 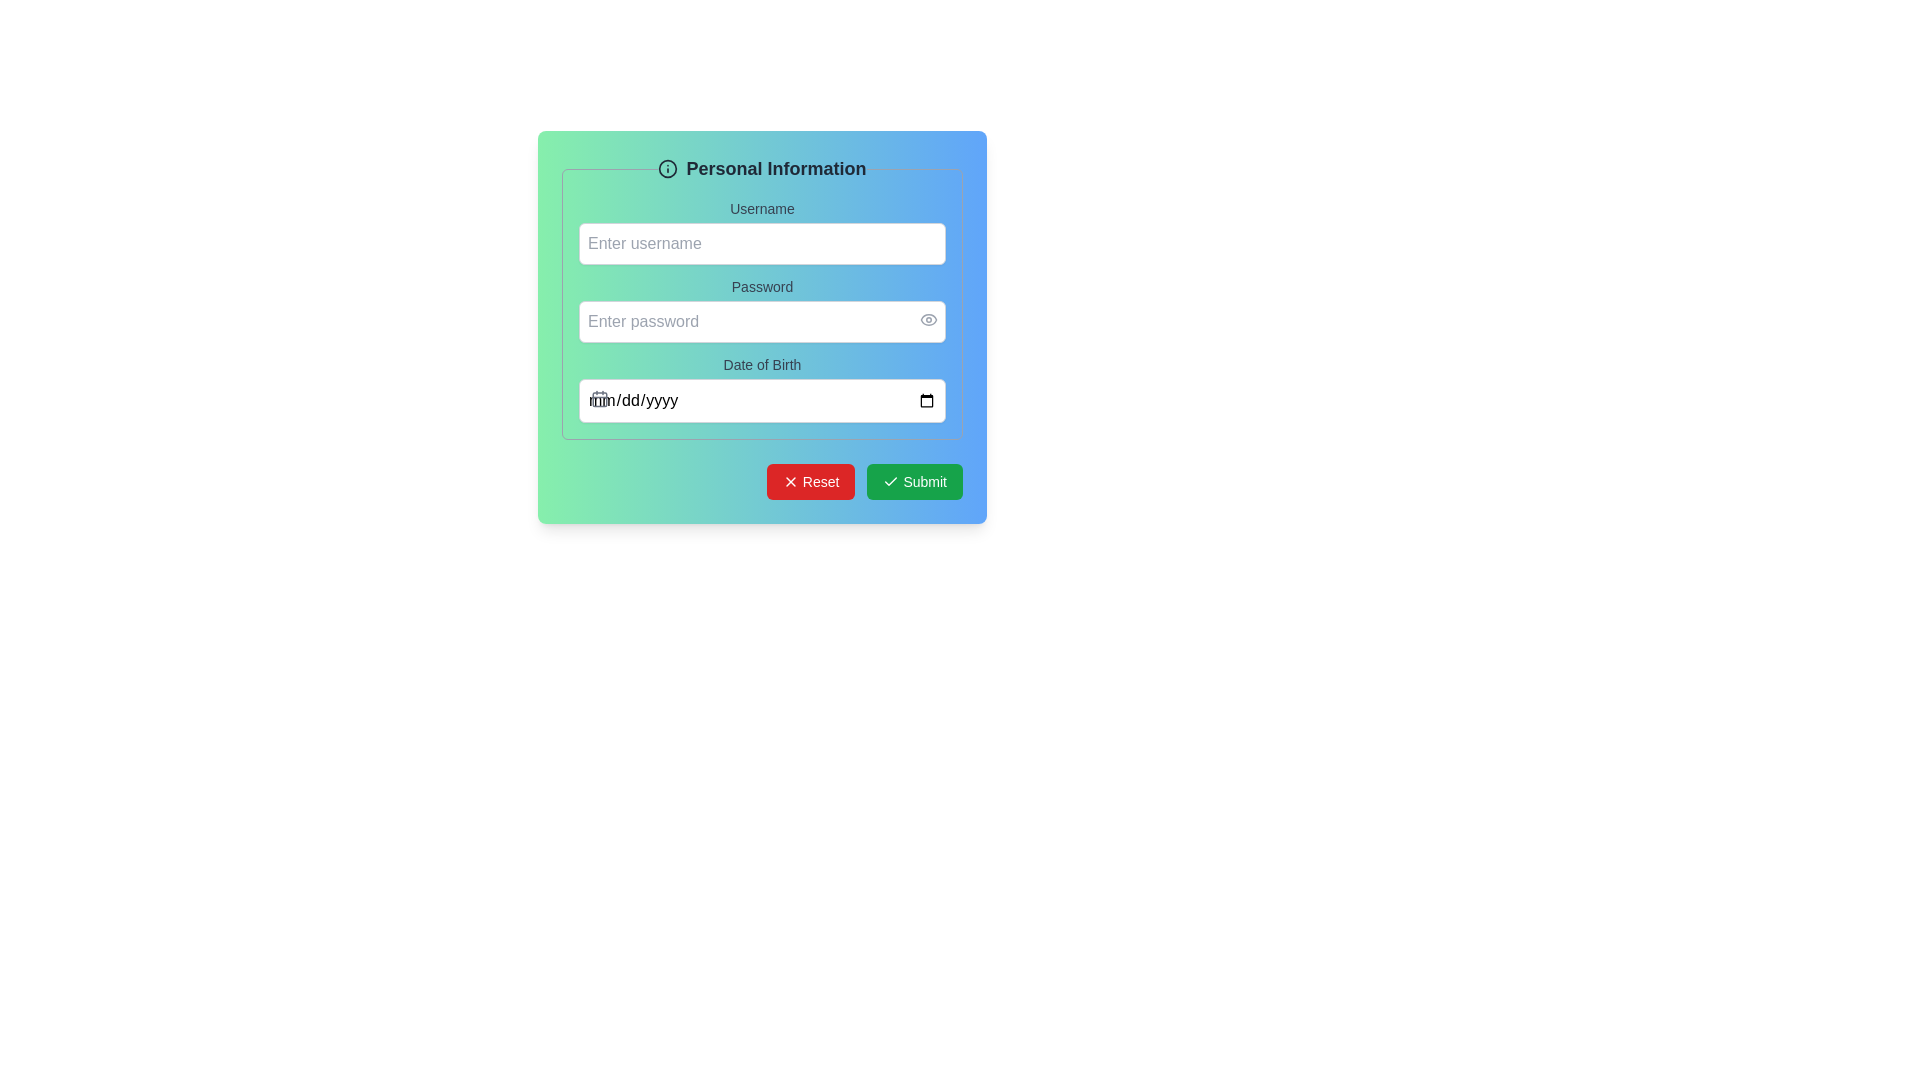 I want to click on the text label that reads 'Username', which is styled with a medium-sized, gray-colored font and is located at the top of the 'Personal Information' form, positioned directly above the 'Enter username' text input field, so click(x=761, y=208).